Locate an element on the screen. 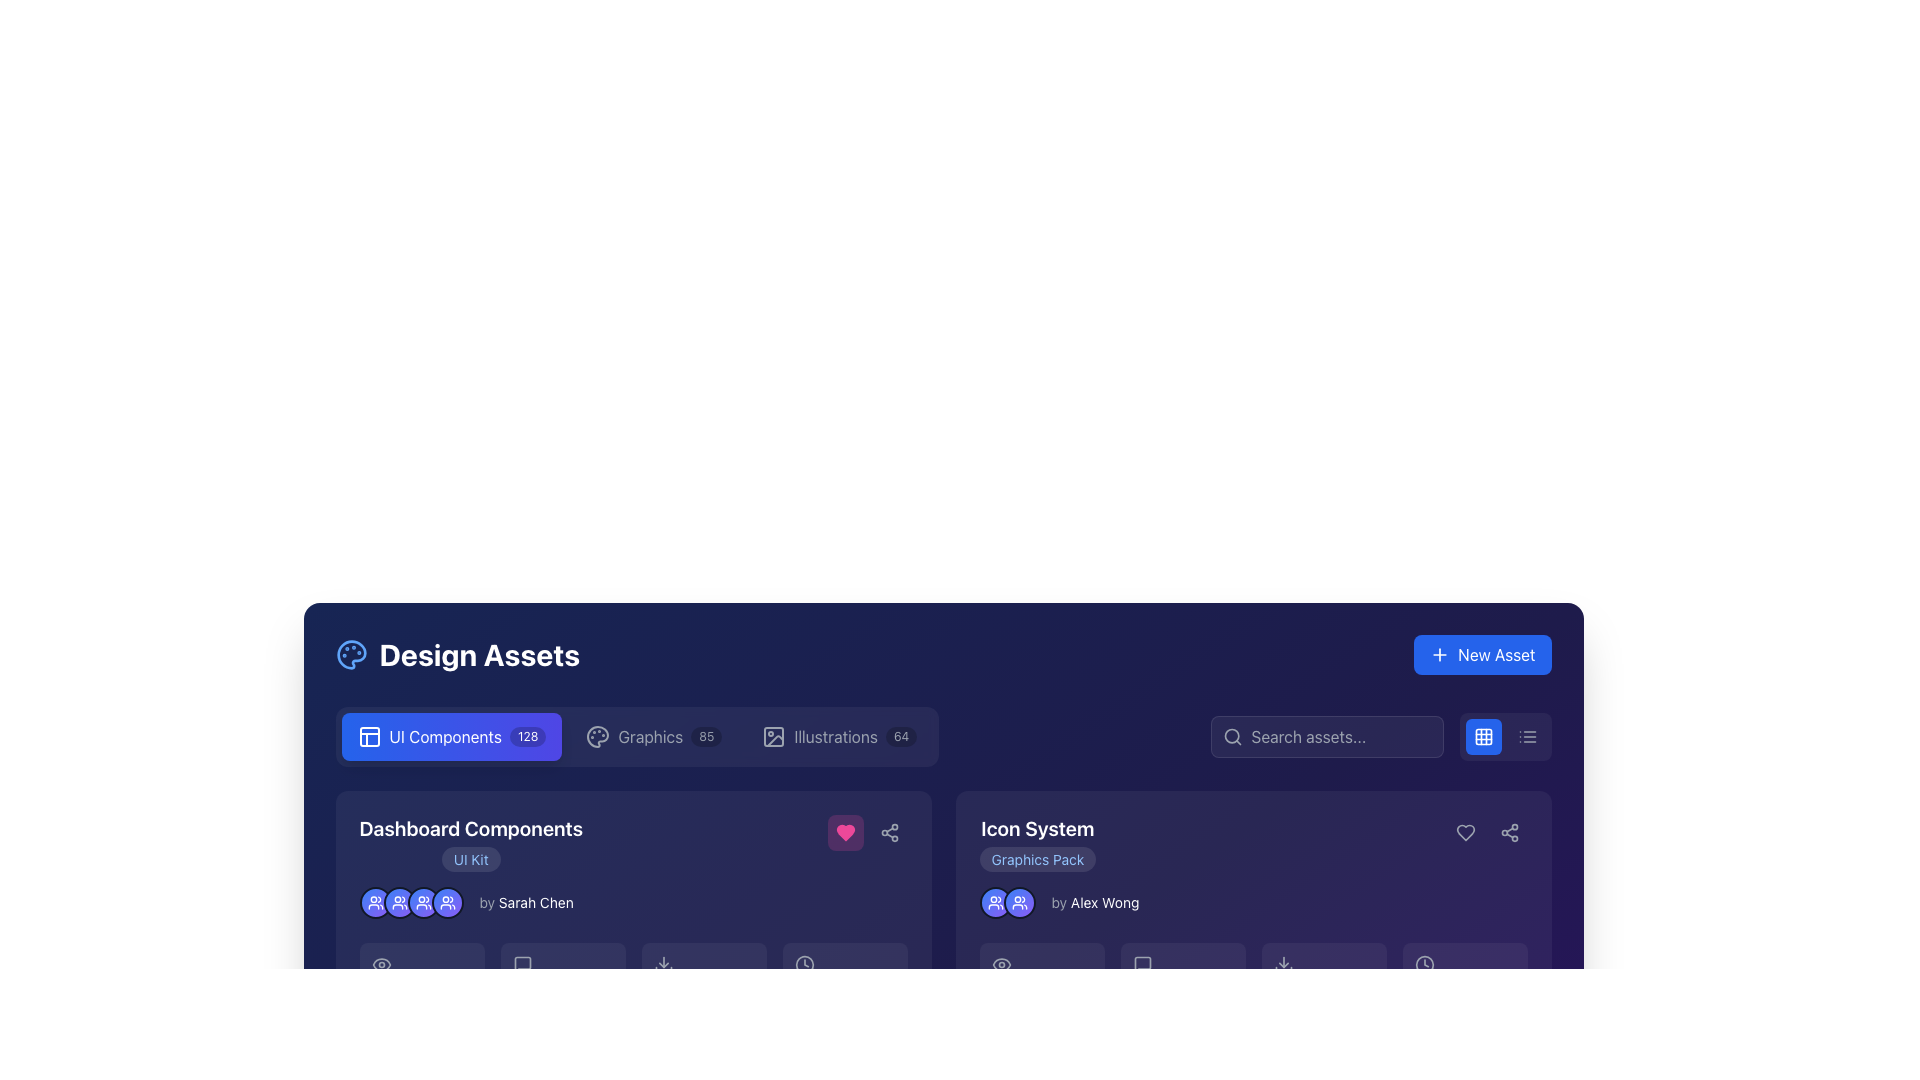  text displayed by the element showing '2.4k' in white text, located in the first column of the grid layout under 'Dashboard Components' is located at coordinates (421, 978).